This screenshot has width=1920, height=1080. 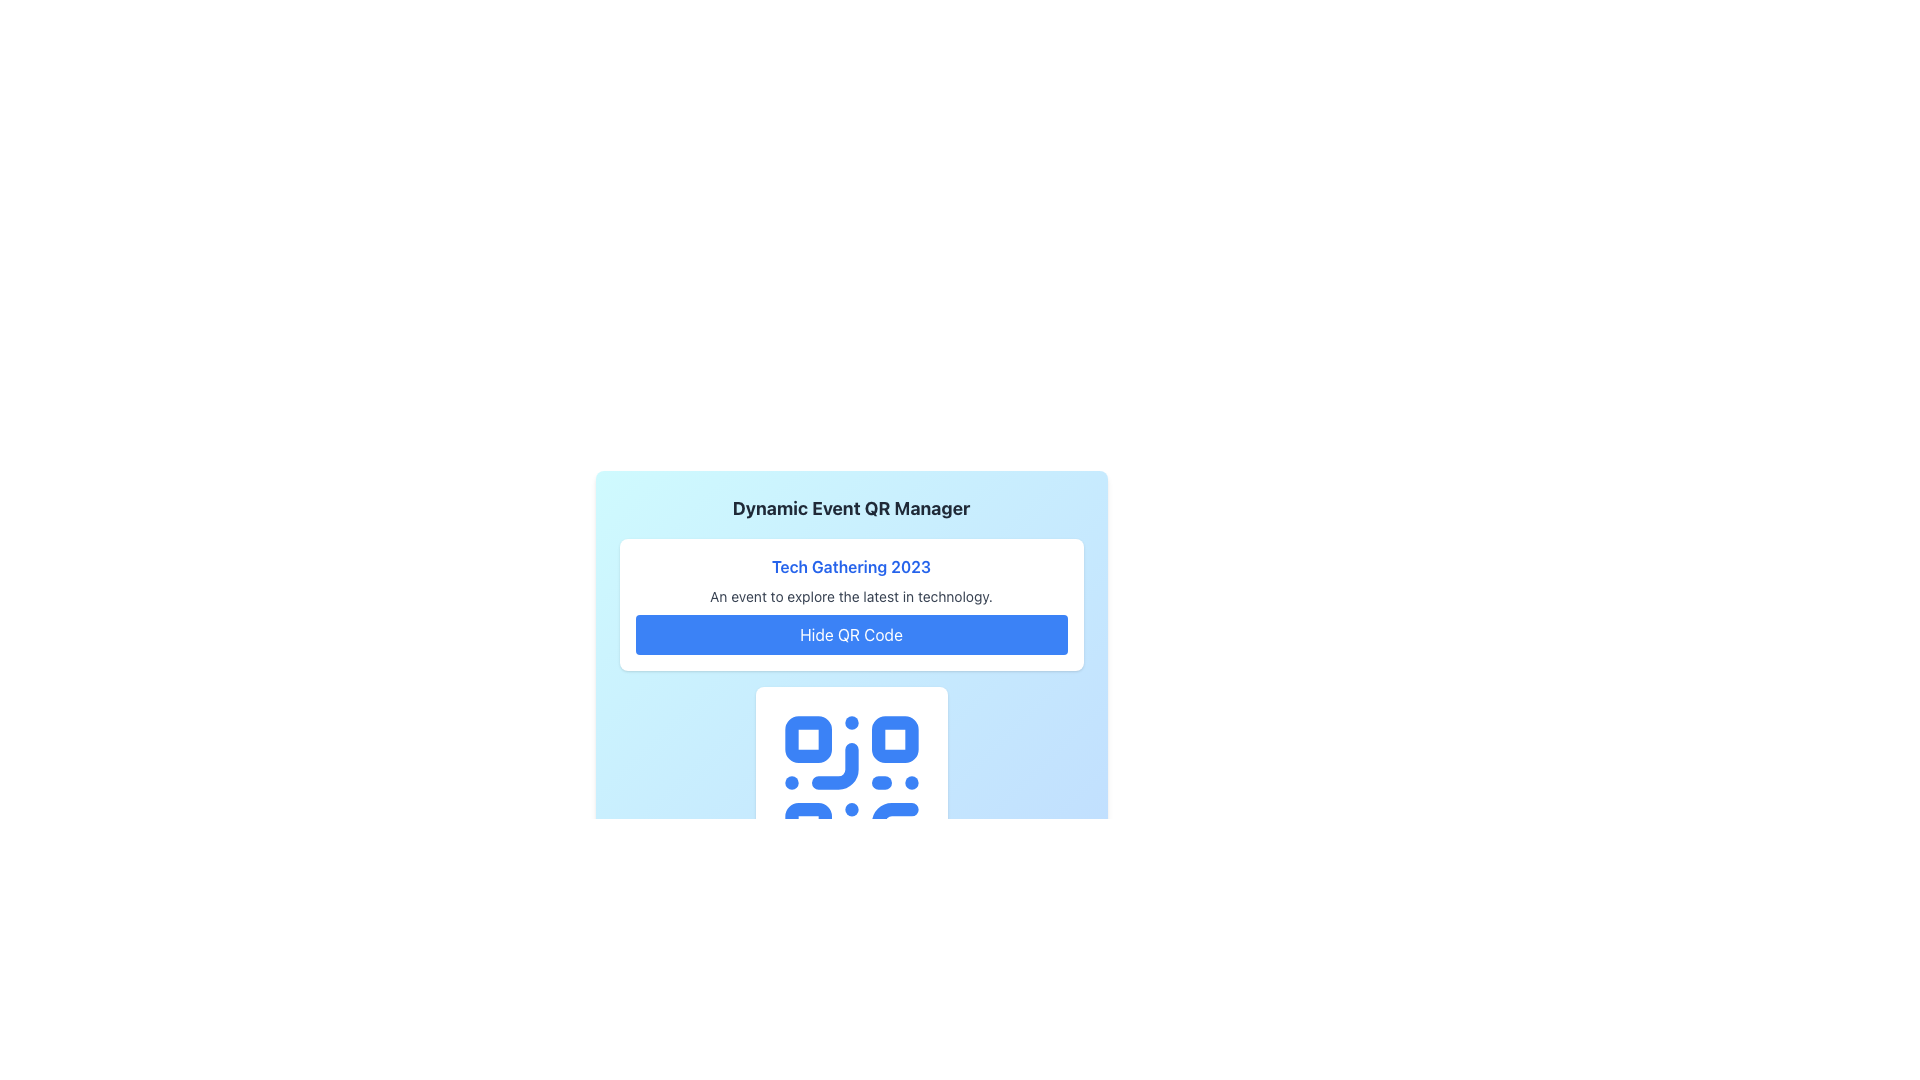 What do you see at coordinates (808, 739) in the screenshot?
I see `the top-left small square of the QR code, which is a blue rounded square located in the bottom half of the interface` at bounding box center [808, 739].